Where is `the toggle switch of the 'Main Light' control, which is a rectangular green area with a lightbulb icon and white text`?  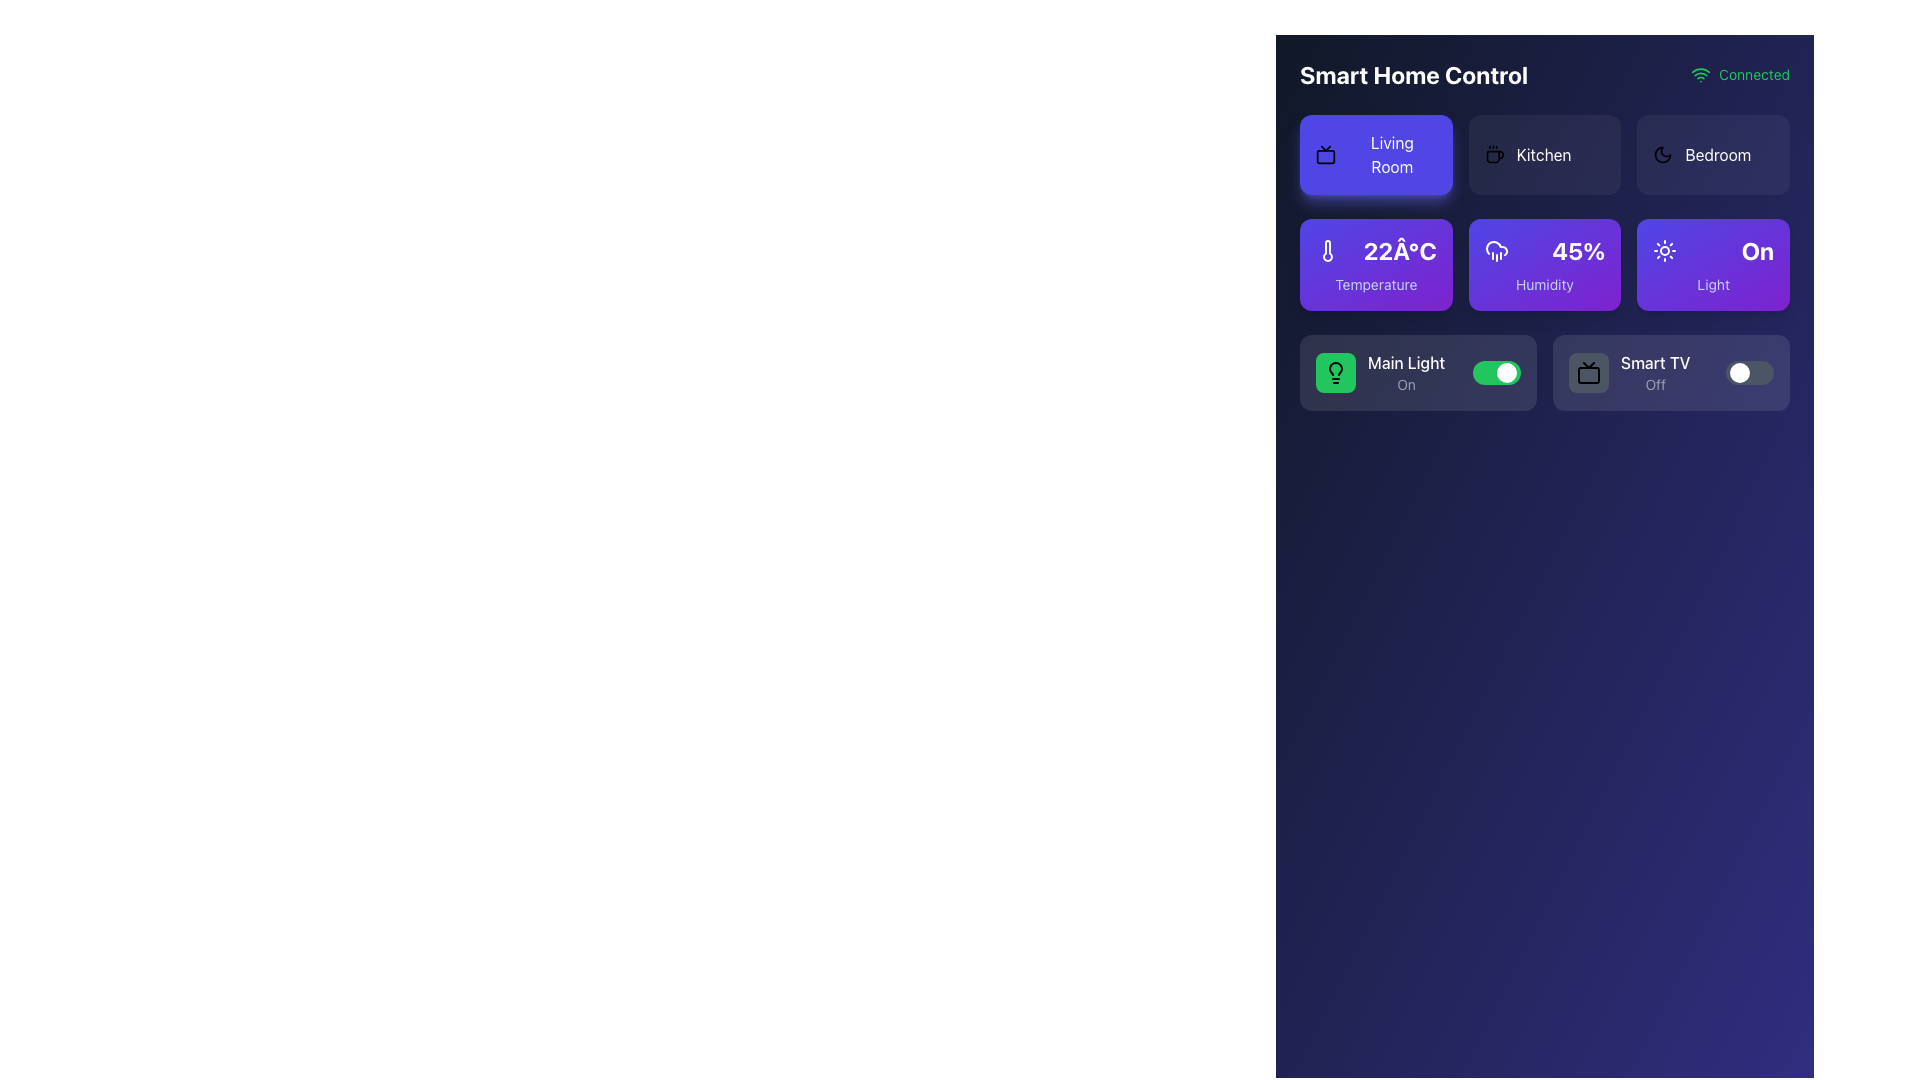
the toggle switch of the 'Main Light' control, which is a rectangular green area with a lightbulb icon and white text is located at coordinates (1417, 373).